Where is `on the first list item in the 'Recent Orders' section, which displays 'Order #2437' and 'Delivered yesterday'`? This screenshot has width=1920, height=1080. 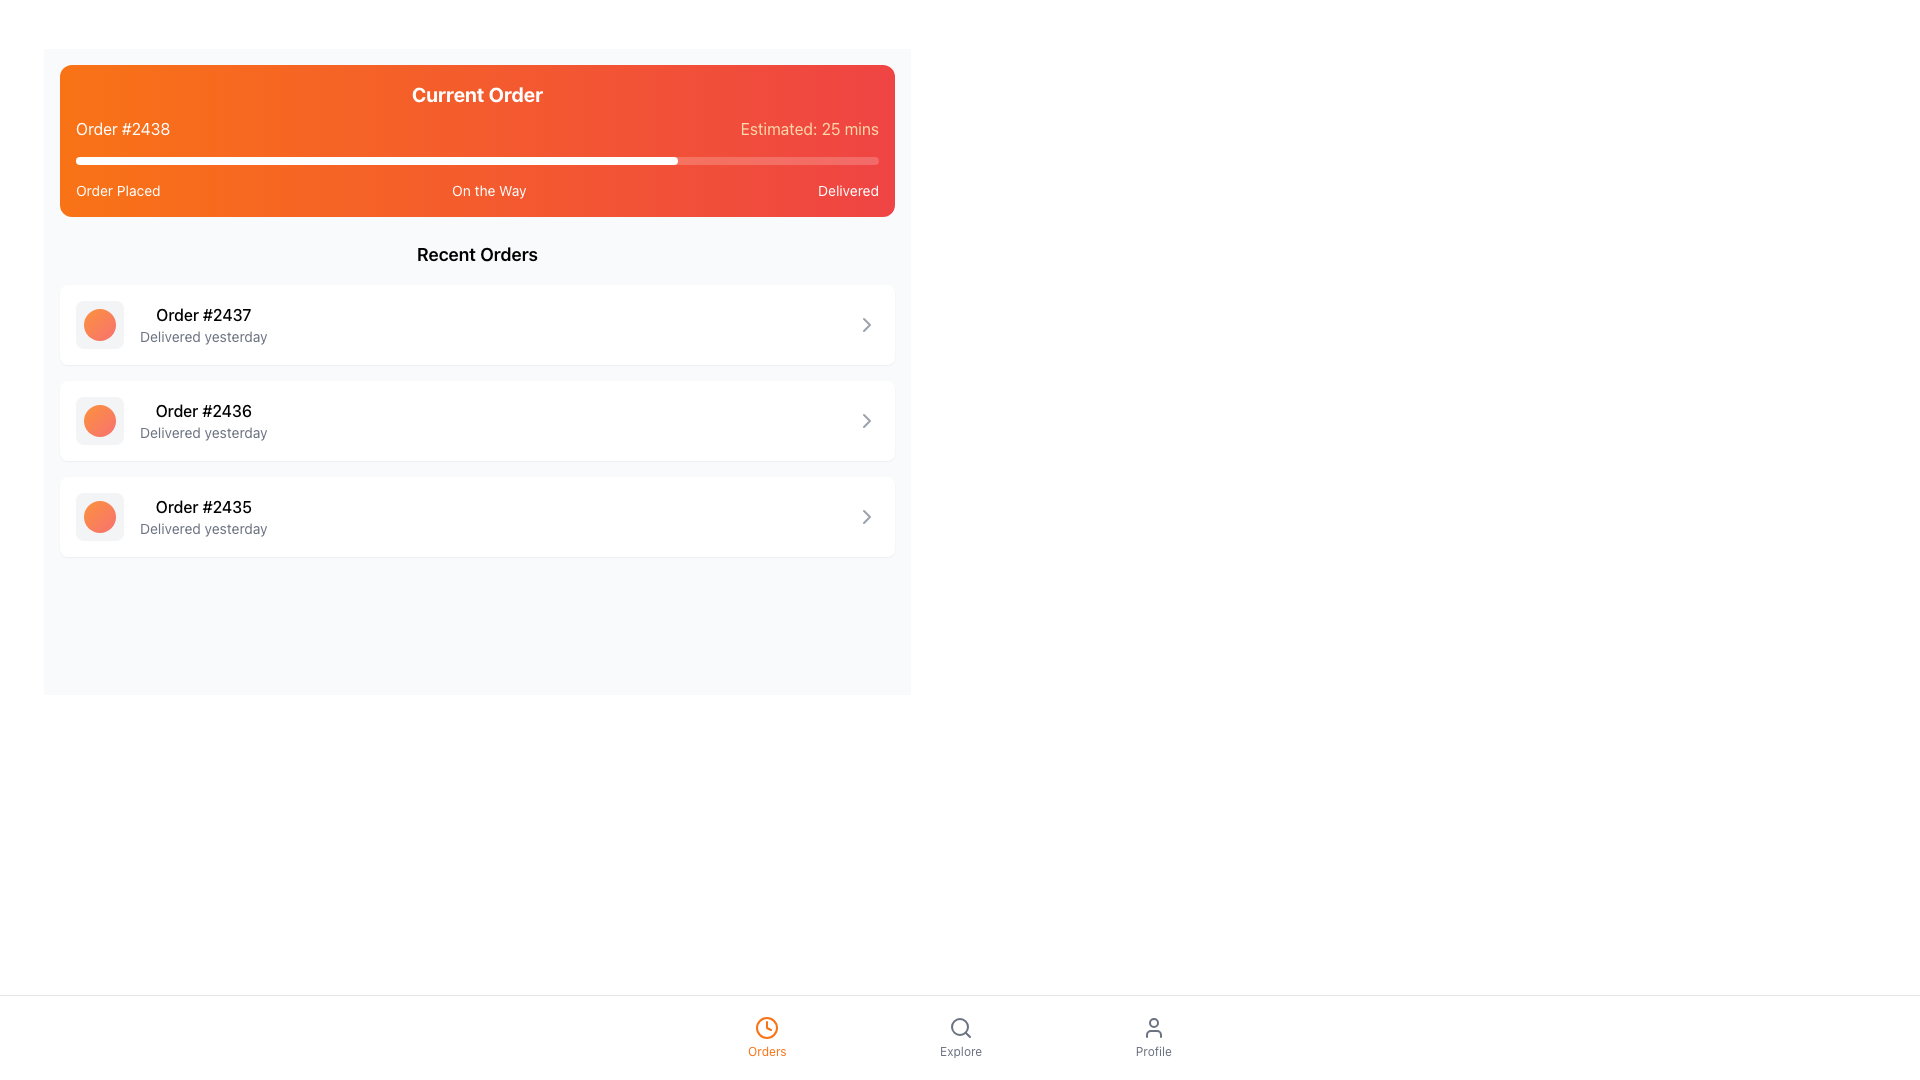 on the first list item in the 'Recent Orders' section, which displays 'Order #2437' and 'Delivered yesterday' is located at coordinates (171, 323).